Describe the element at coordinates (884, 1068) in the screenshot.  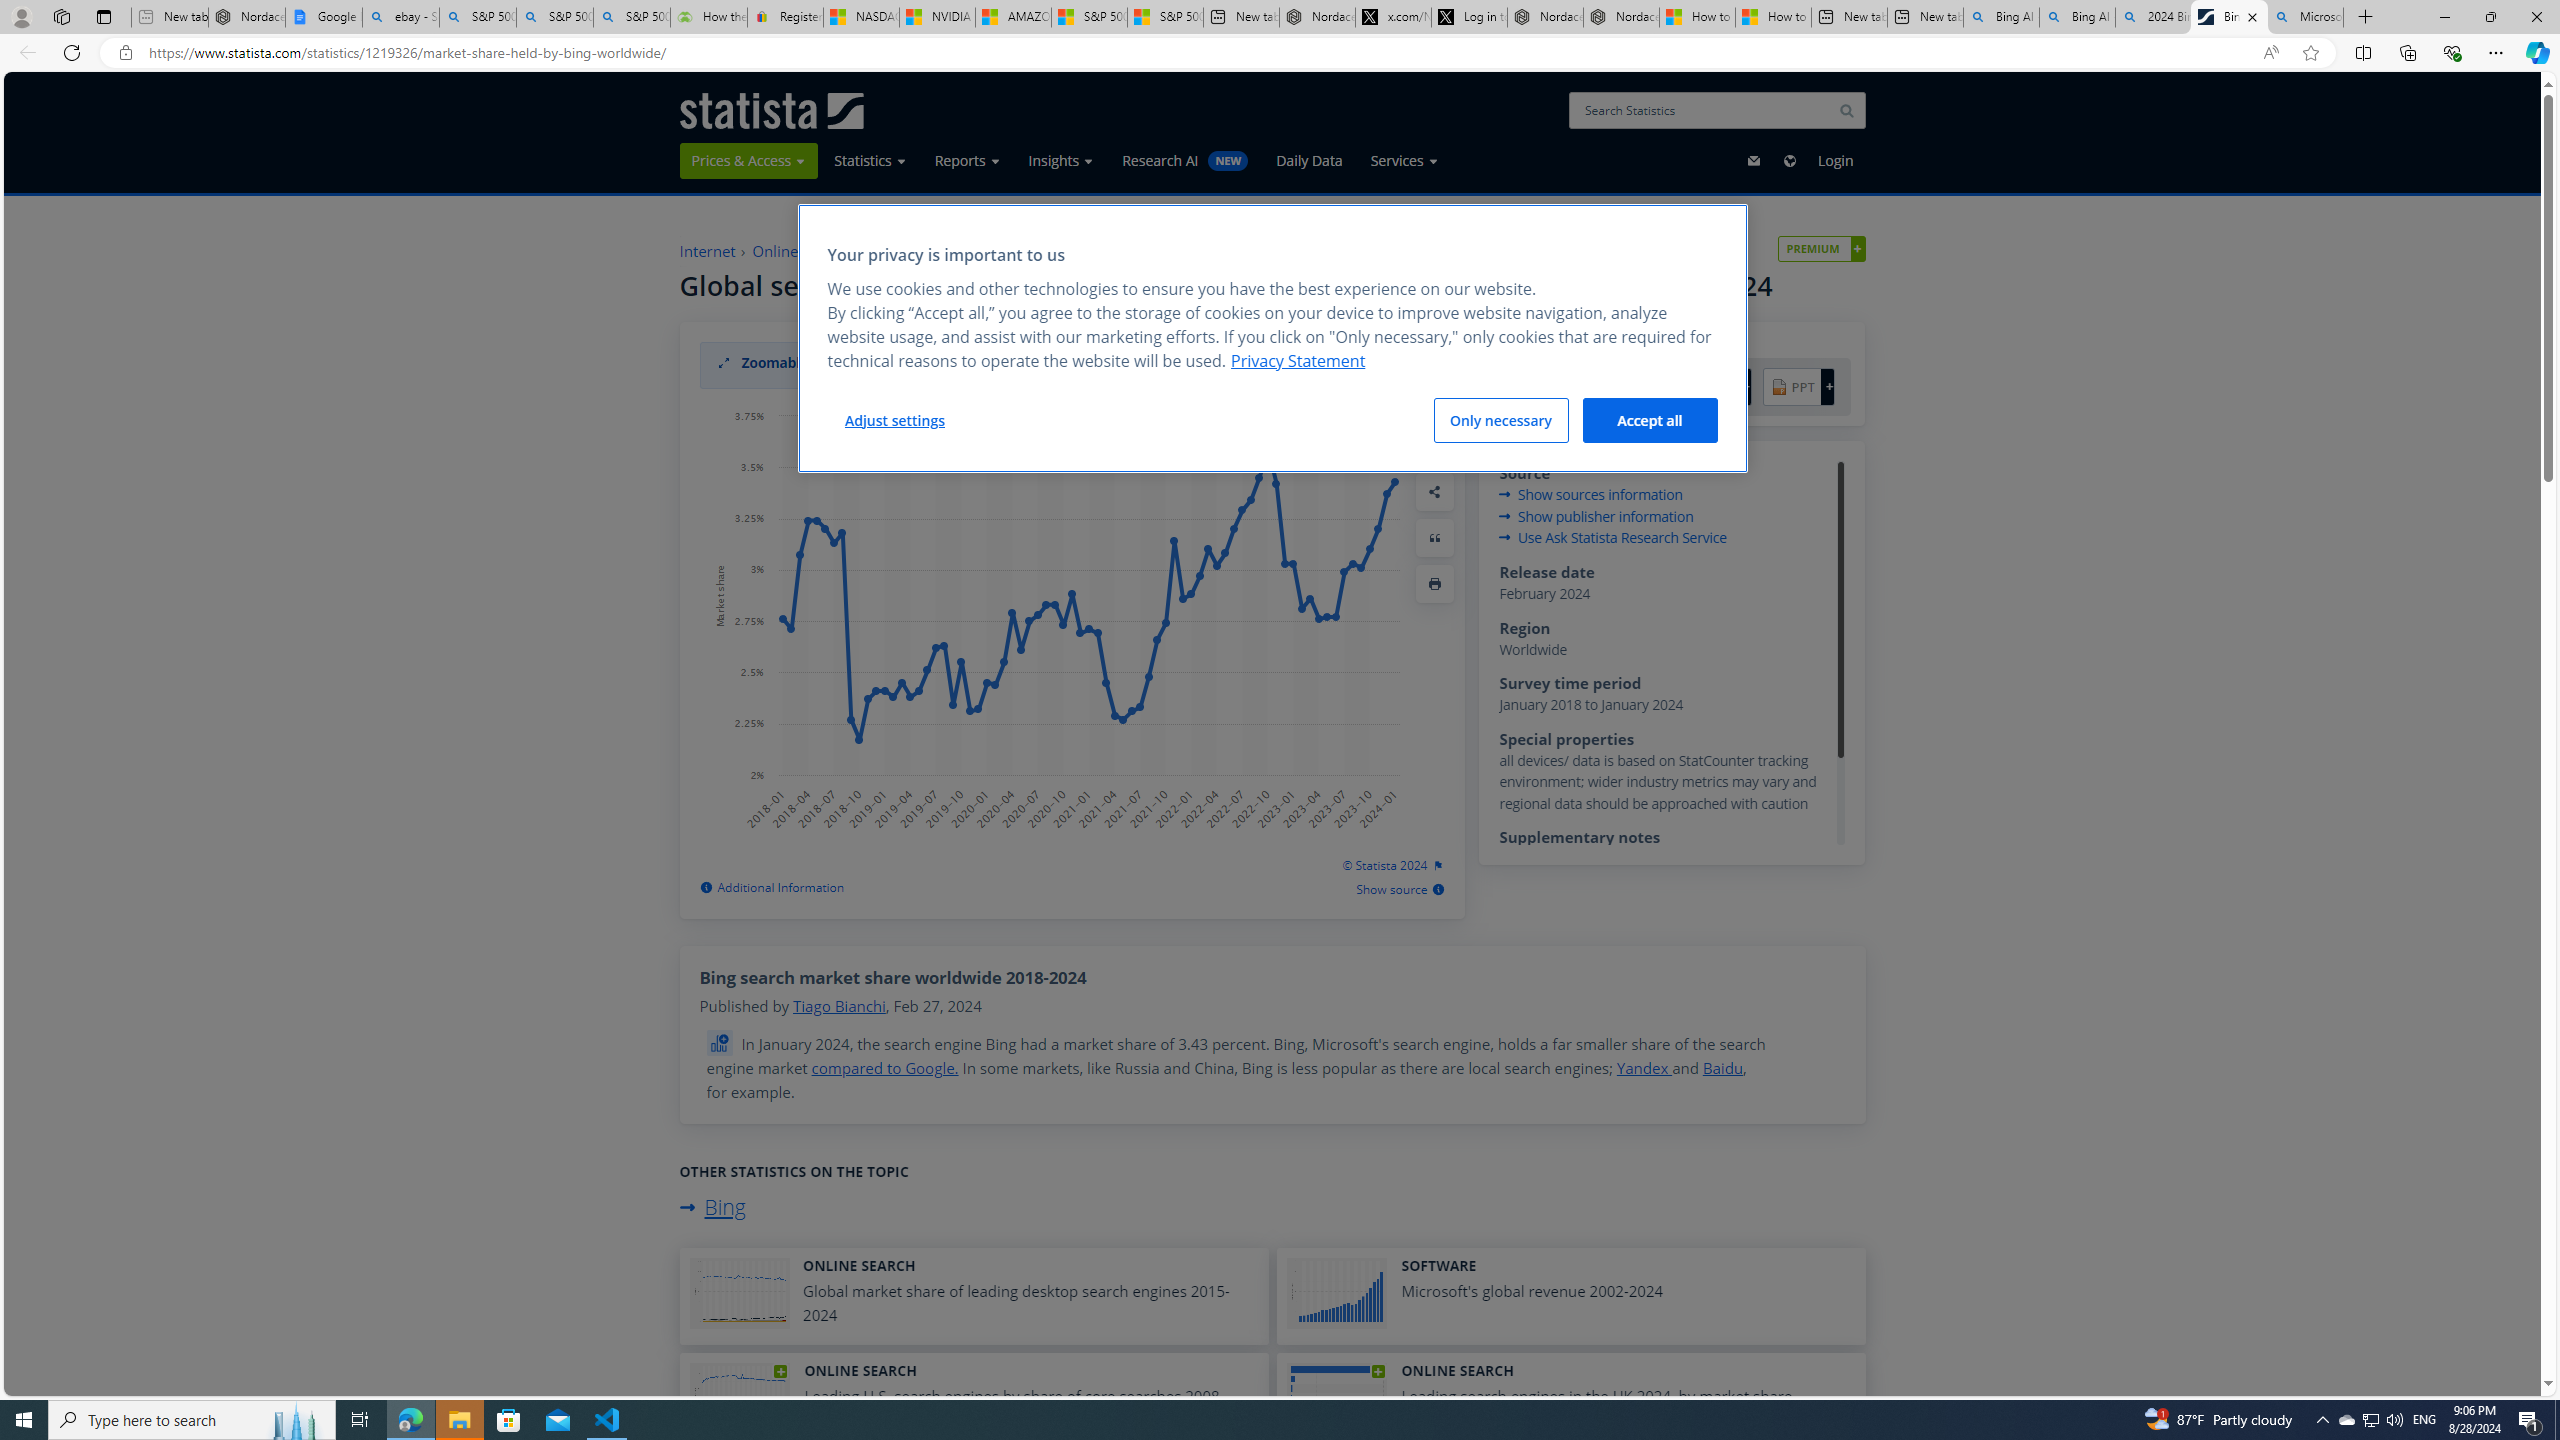
I see `'compared to Google.'` at that location.